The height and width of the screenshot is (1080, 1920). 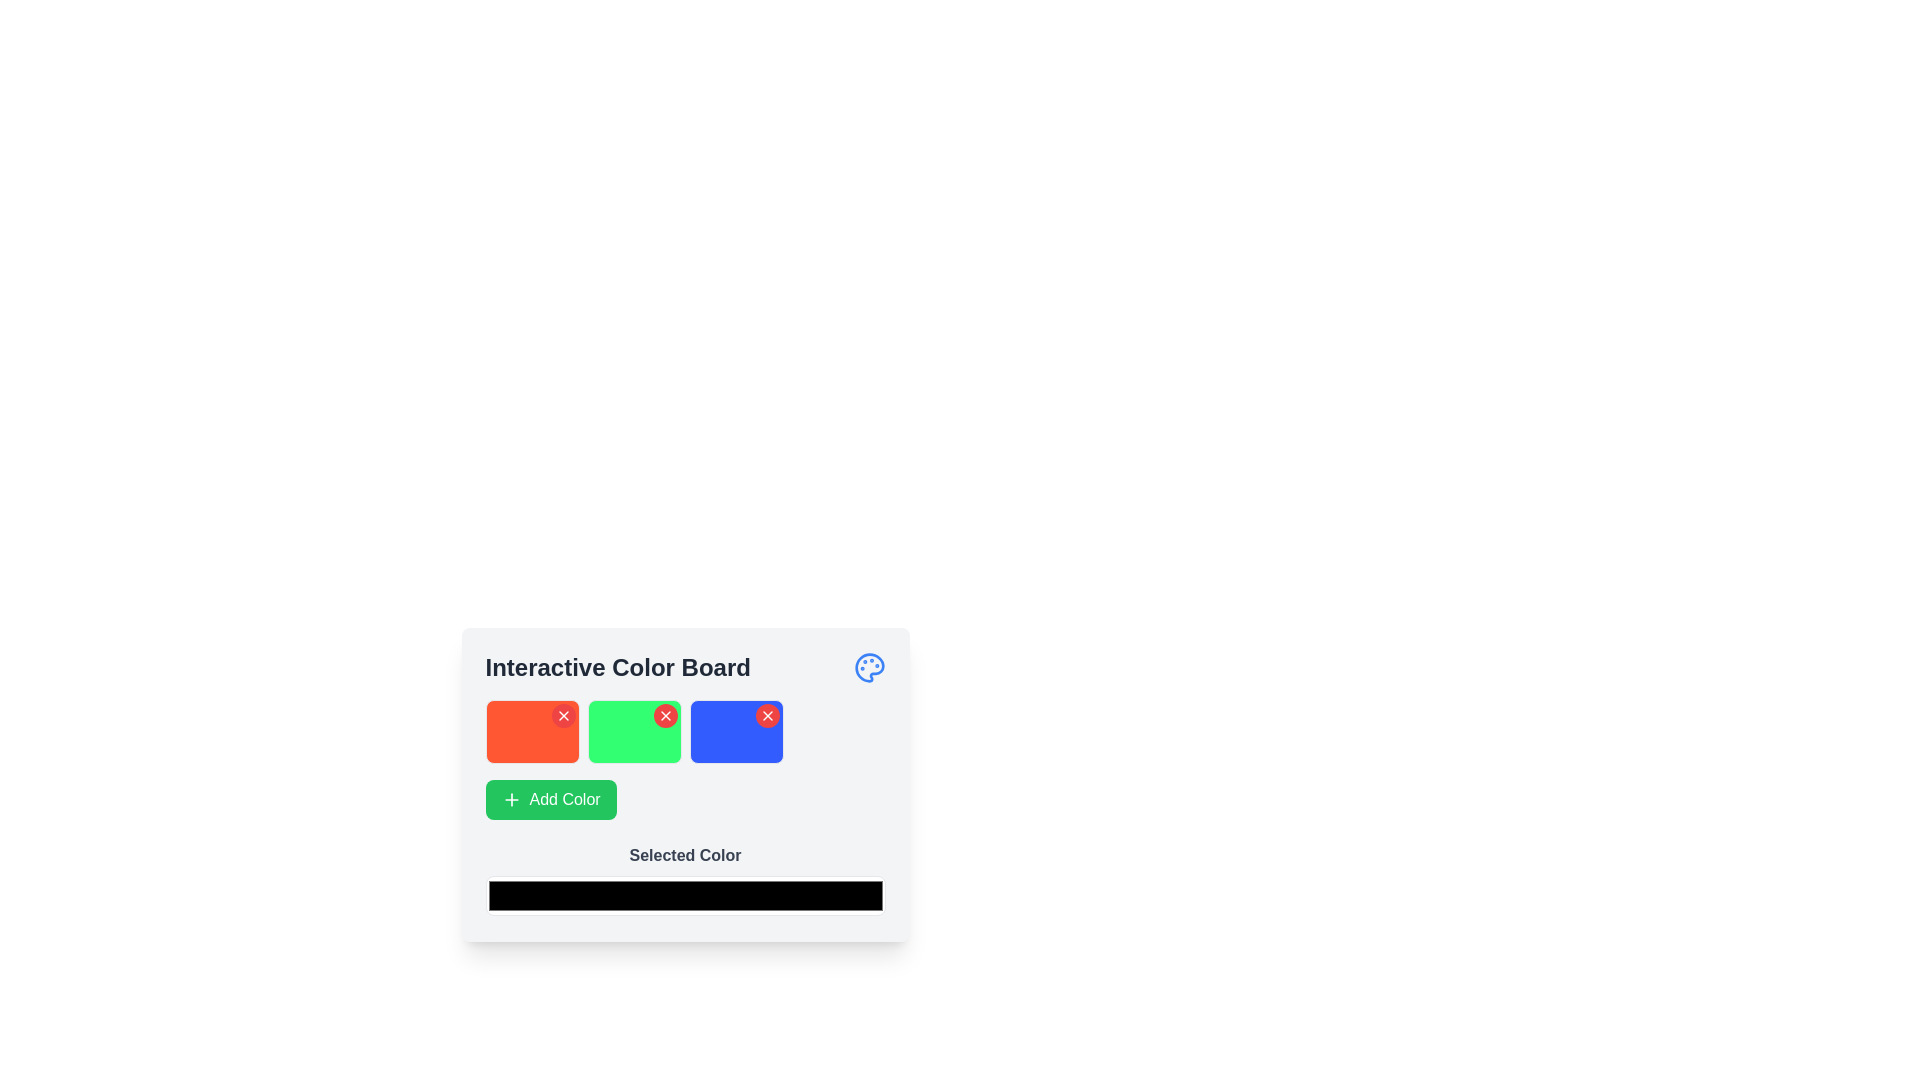 What do you see at coordinates (868, 667) in the screenshot?
I see `the paint palette icon located at the top right corner of the interactive board` at bounding box center [868, 667].